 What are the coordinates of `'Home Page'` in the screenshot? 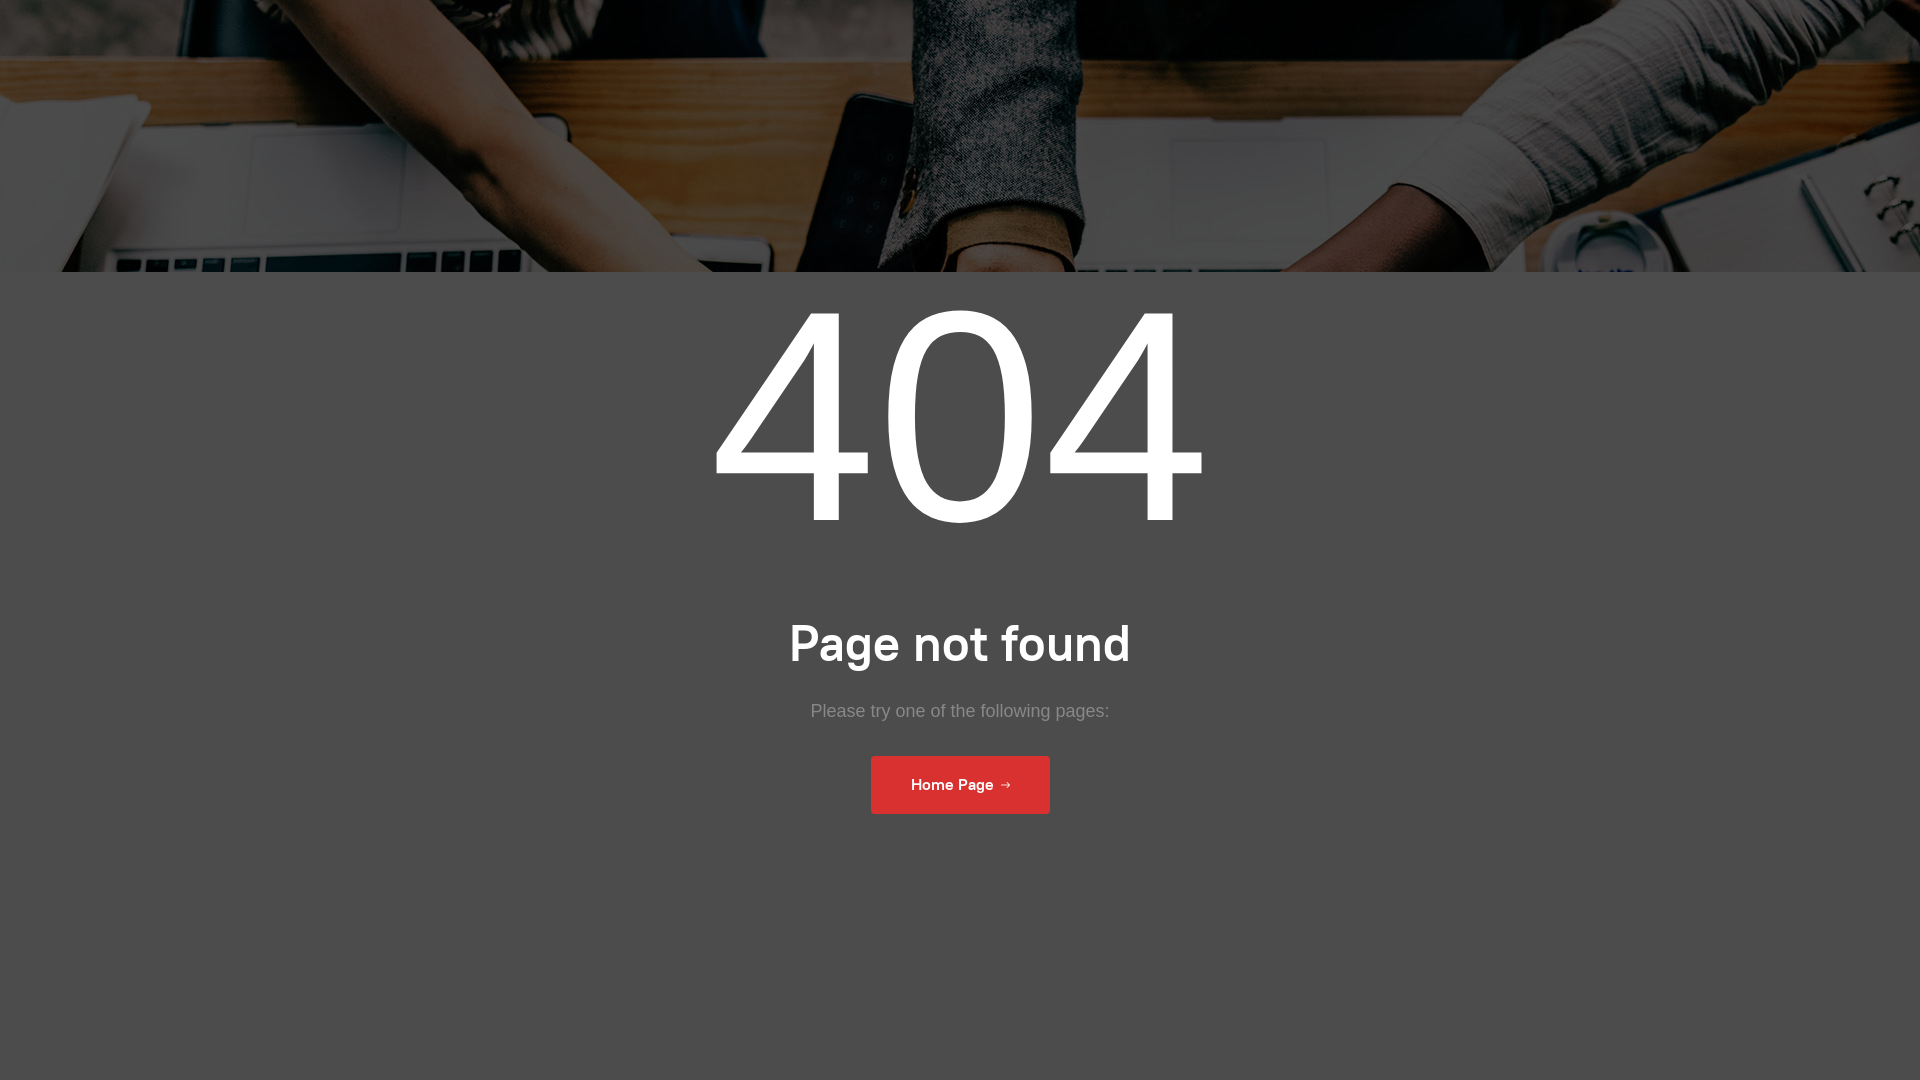 It's located at (958, 784).